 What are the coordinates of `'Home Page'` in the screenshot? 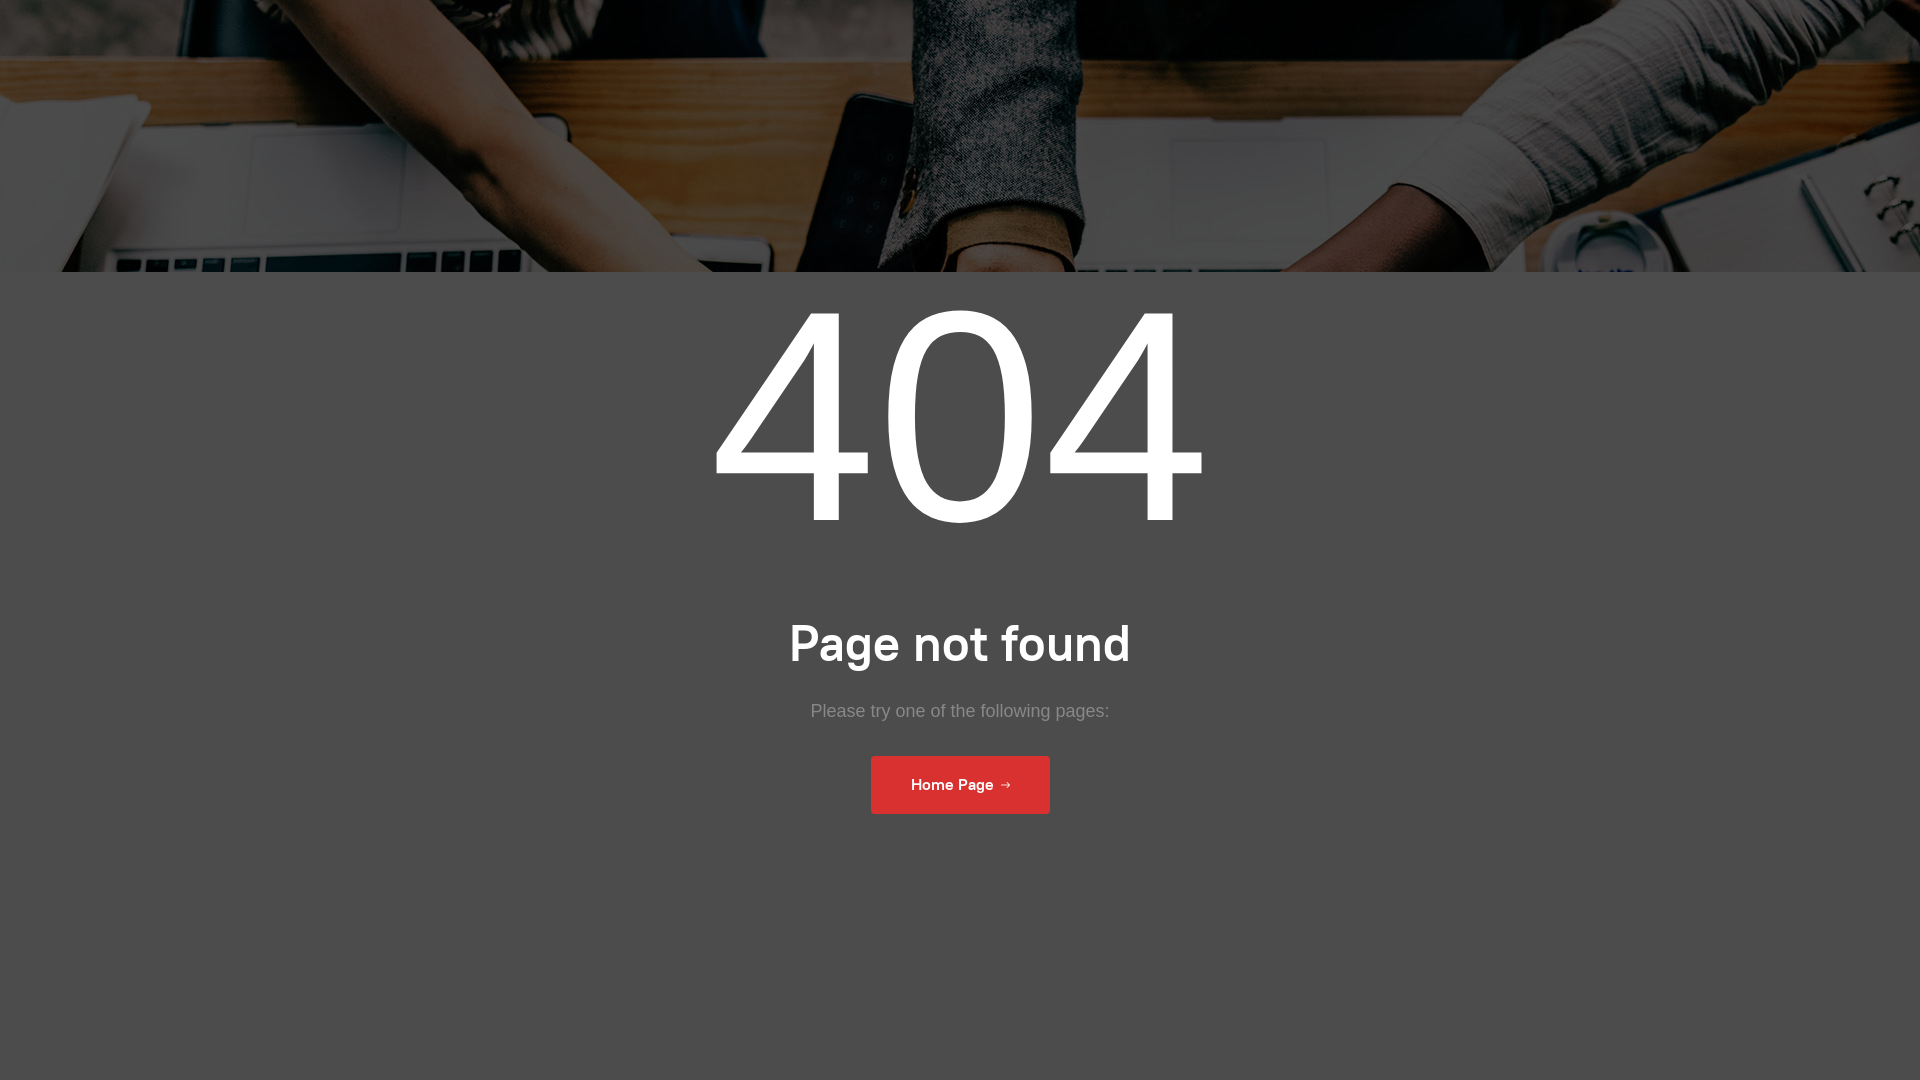 It's located at (958, 784).